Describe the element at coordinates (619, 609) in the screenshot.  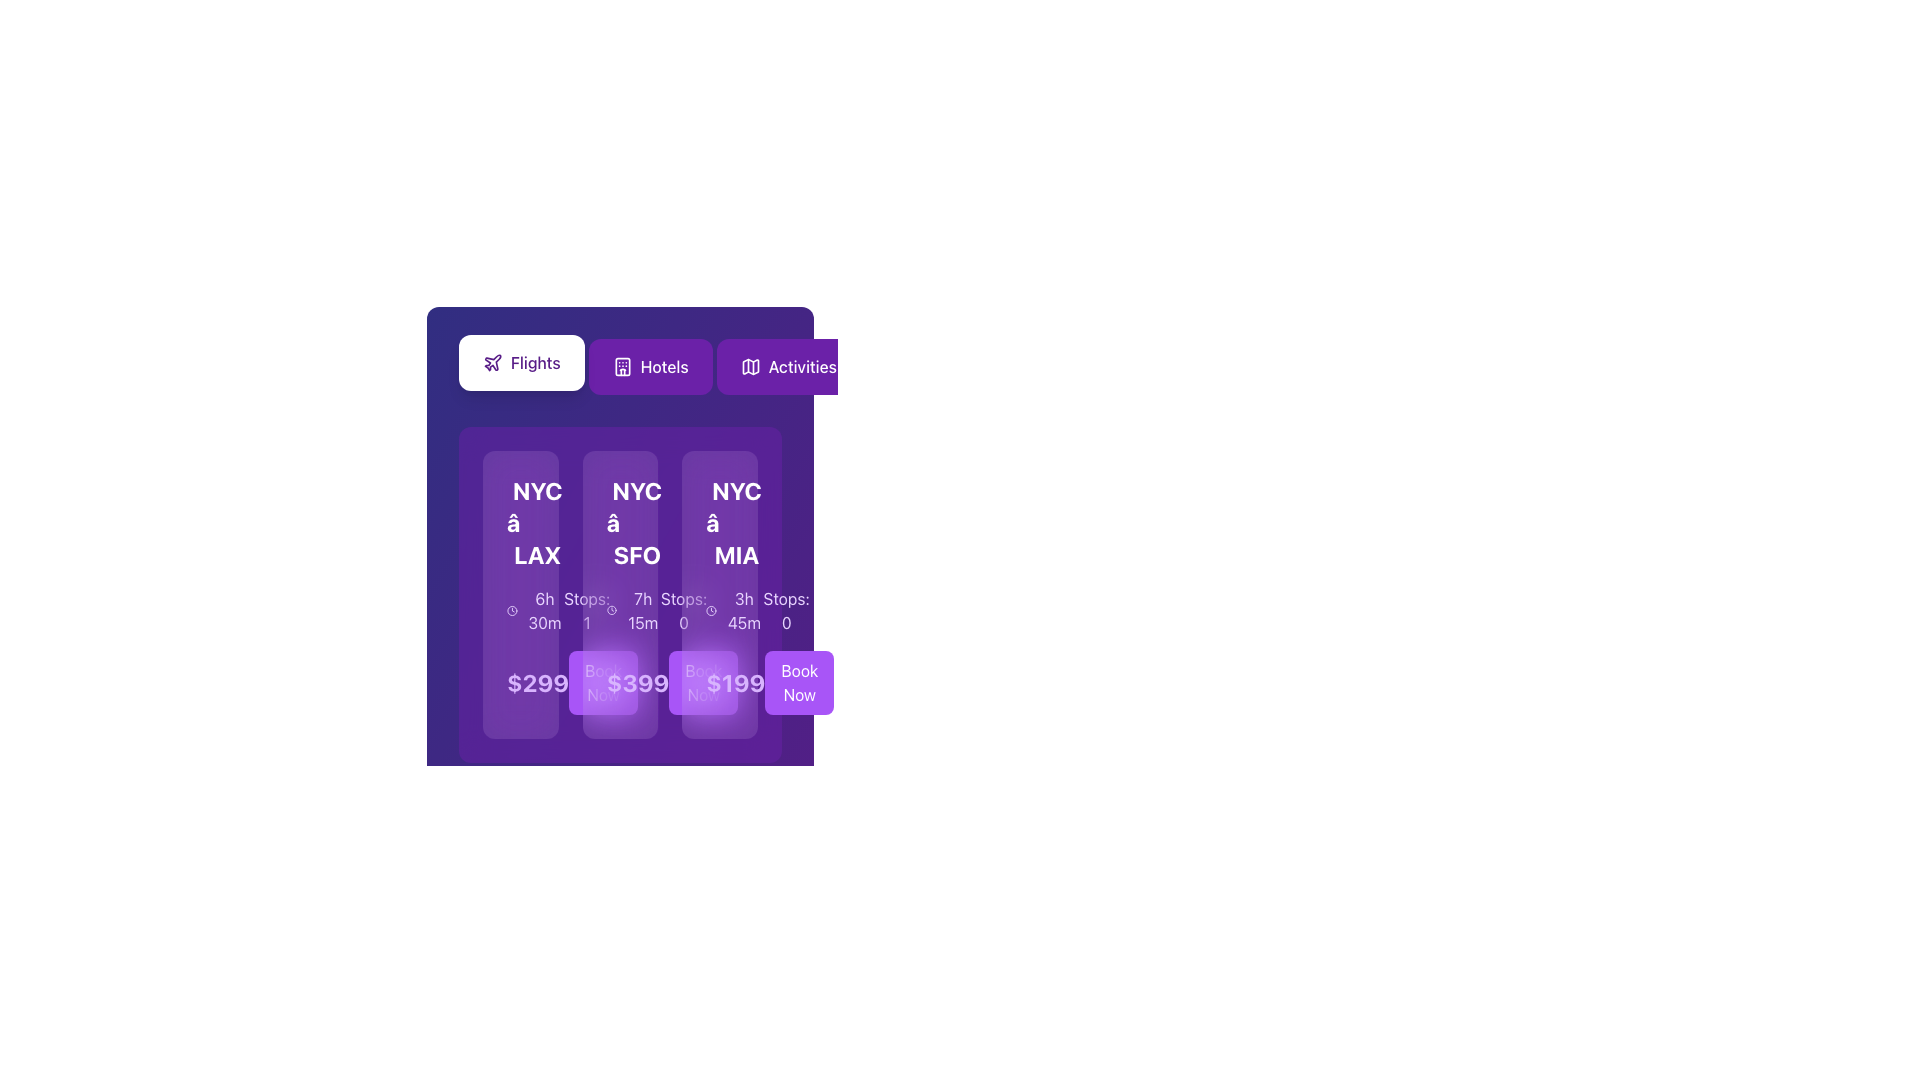
I see `the text label displaying '7h 15m Stops: 0', which is positioned below 'NYC → SFO' and above the price in the flight selection view` at that location.